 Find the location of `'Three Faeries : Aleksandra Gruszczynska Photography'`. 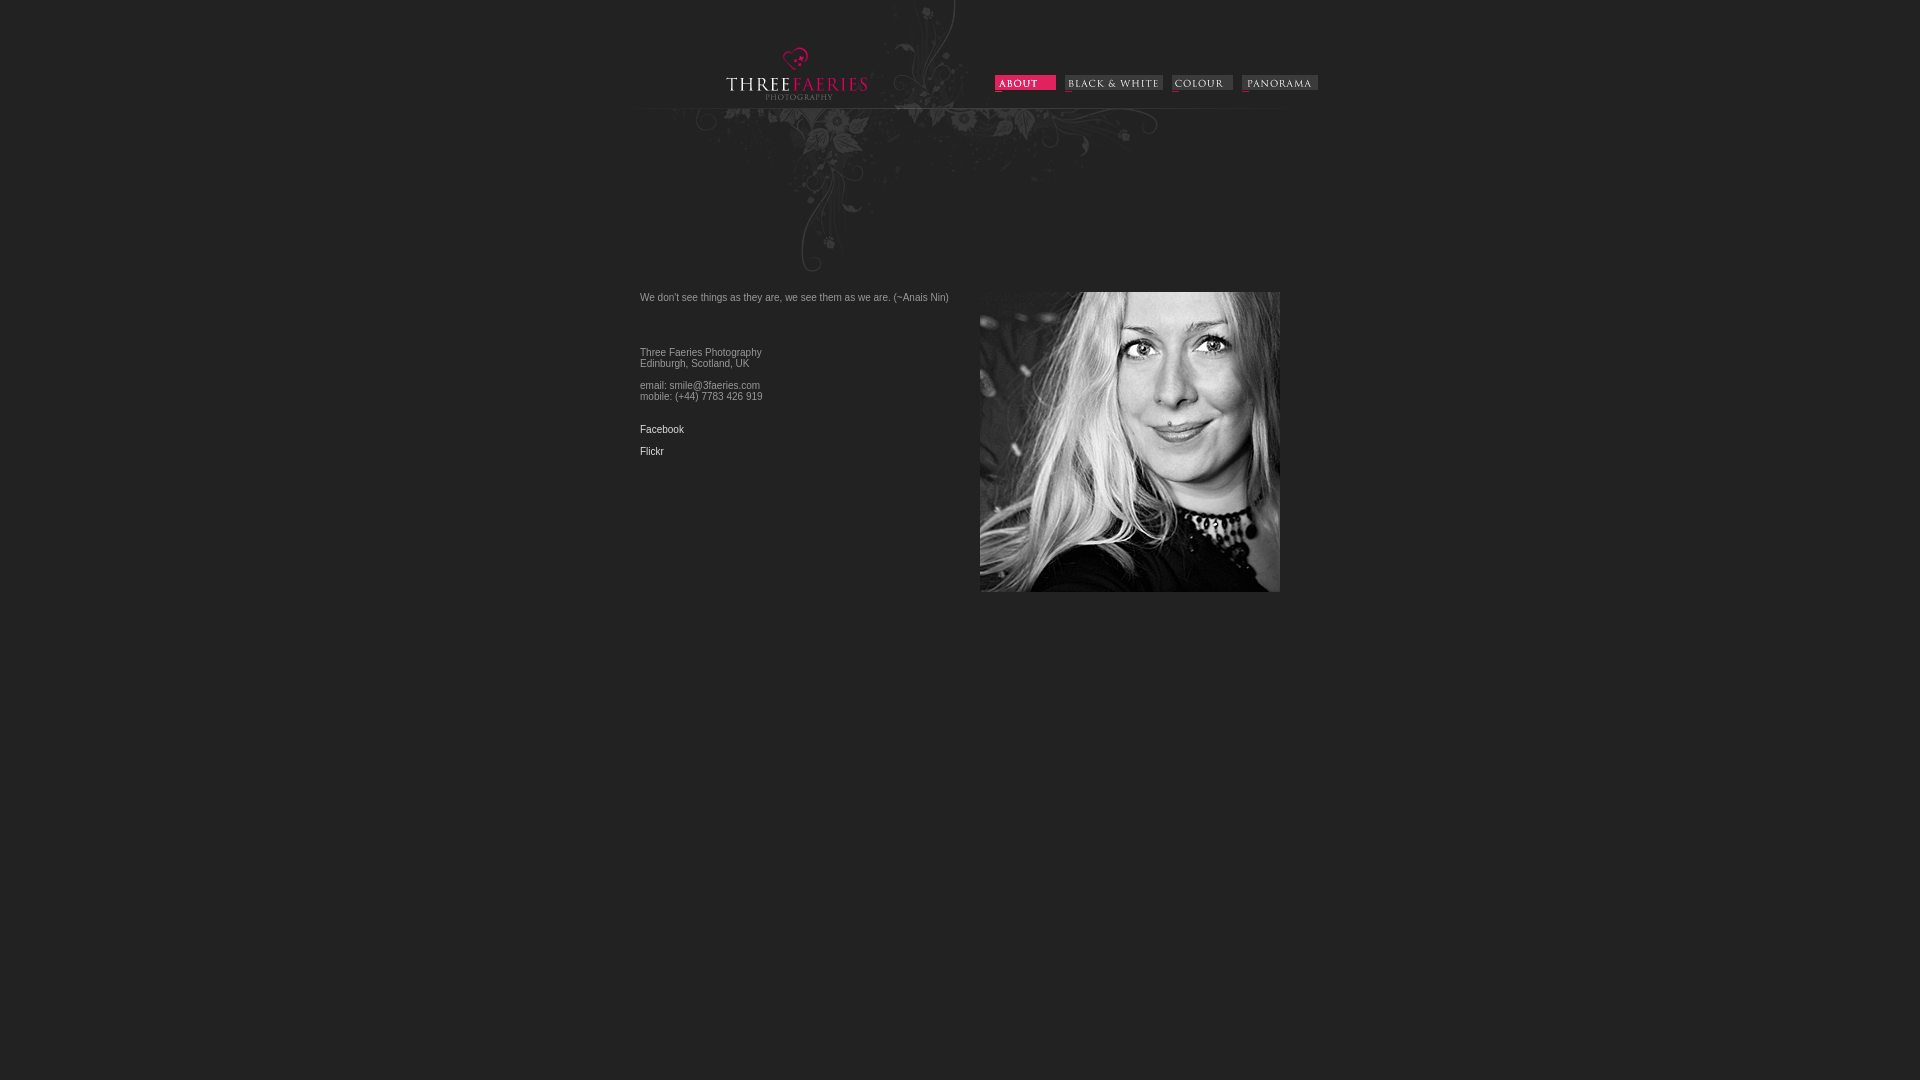

'Three Faeries : Aleksandra Gruszczynska Photography' is located at coordinates (574, 104).